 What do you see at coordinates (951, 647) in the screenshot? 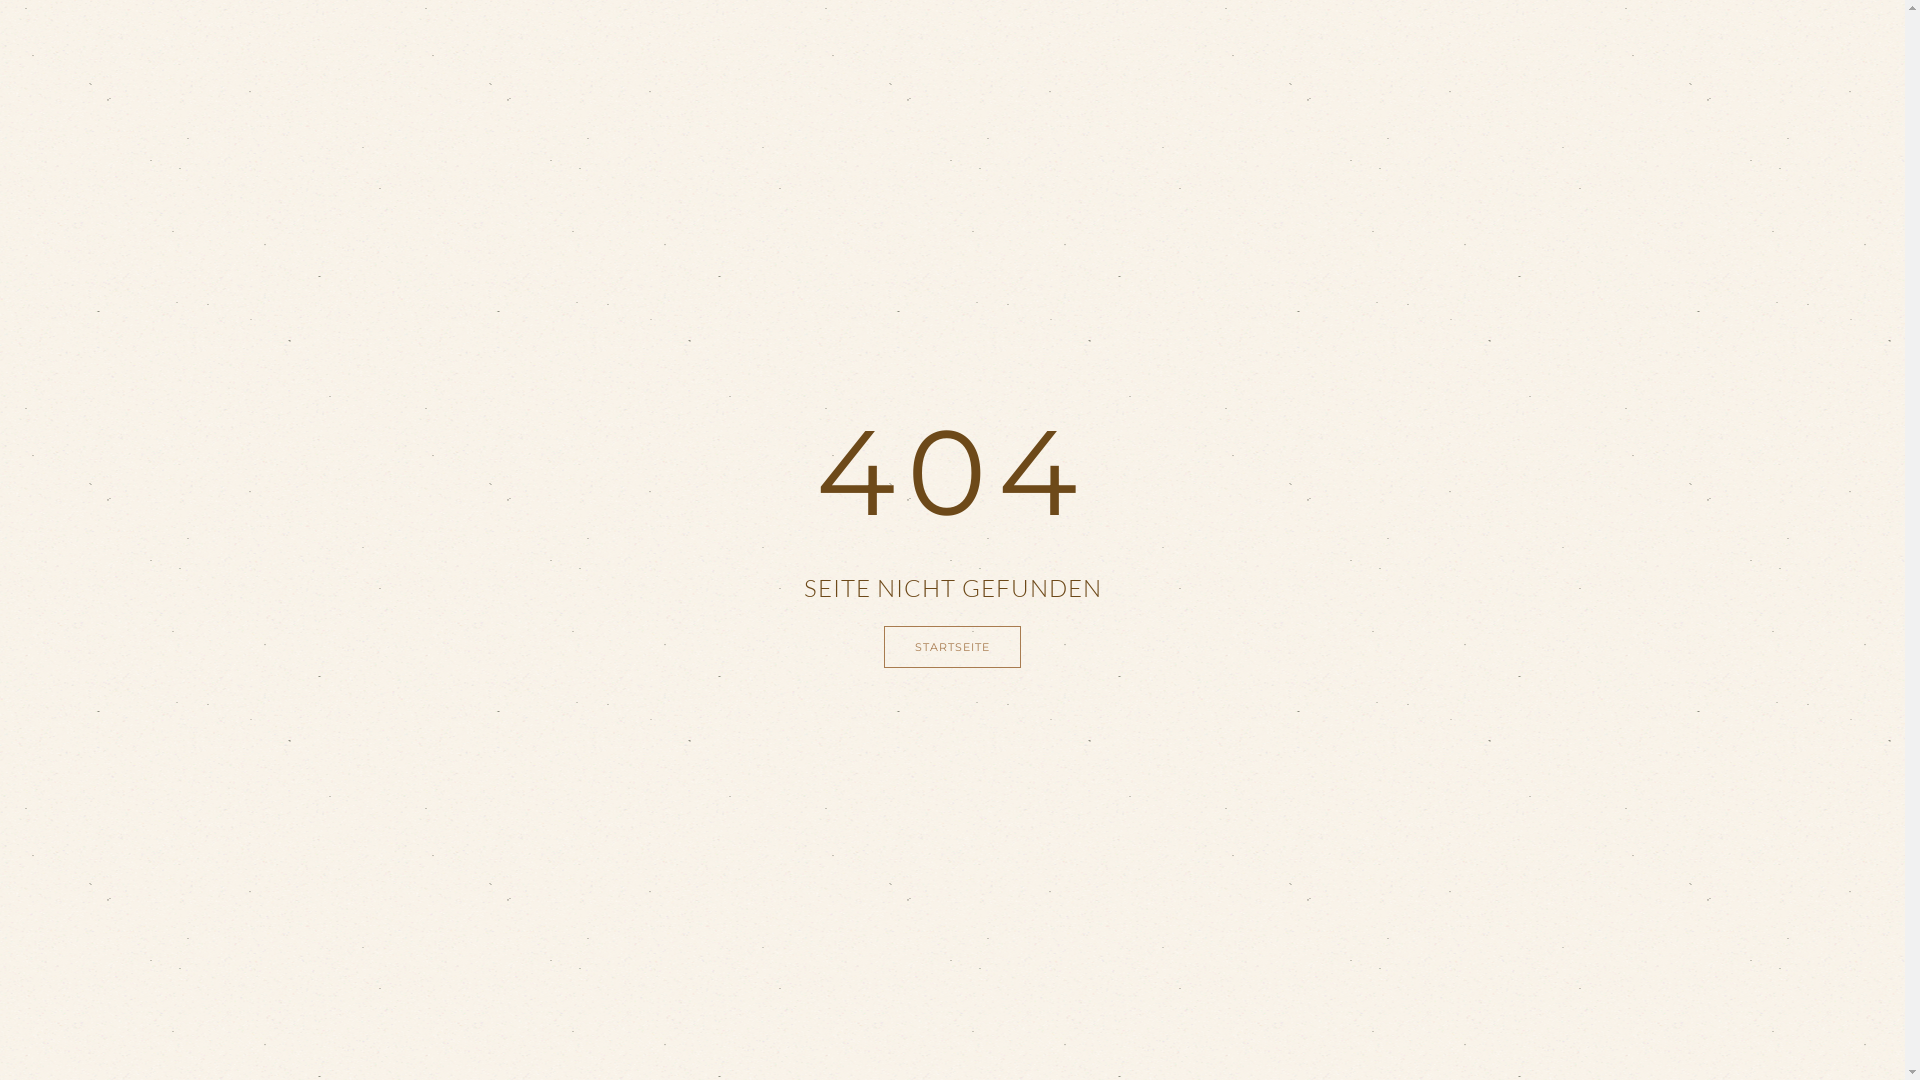
I see `'STARTSEITE'` at bounding box center [951, 647].